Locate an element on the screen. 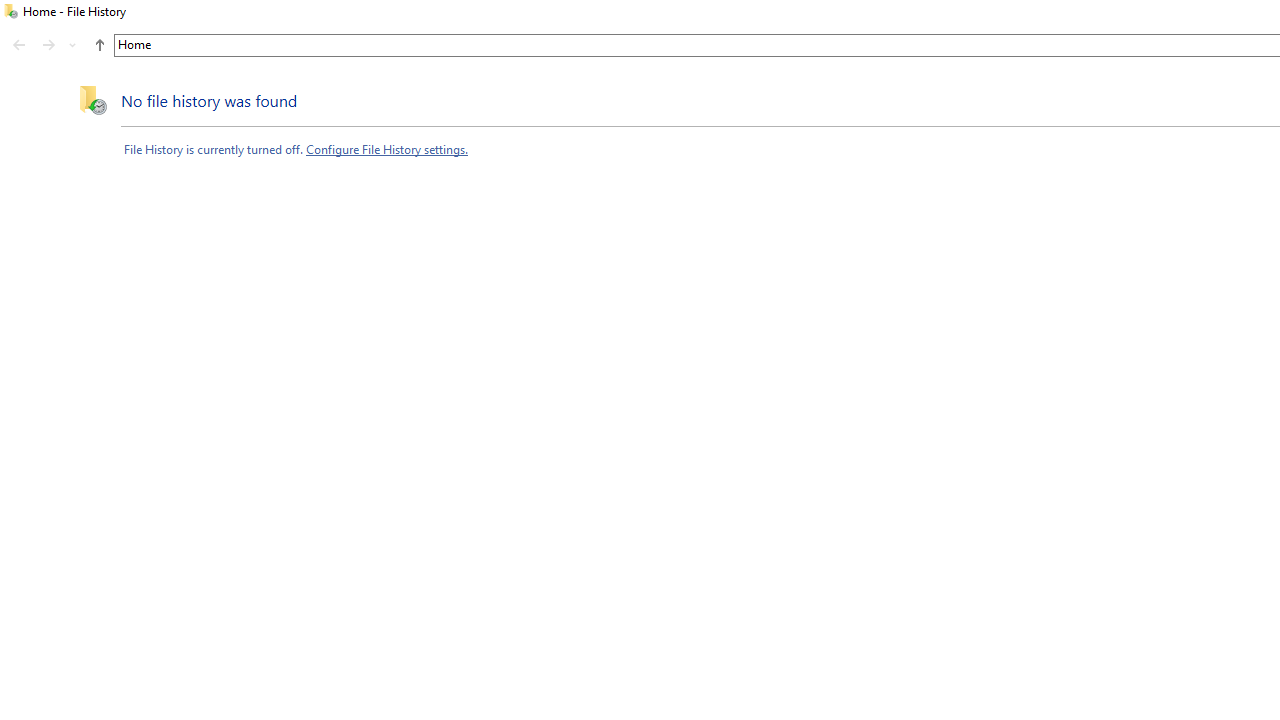  'UpButtonToolbar' is located at coordinates (98, 45).